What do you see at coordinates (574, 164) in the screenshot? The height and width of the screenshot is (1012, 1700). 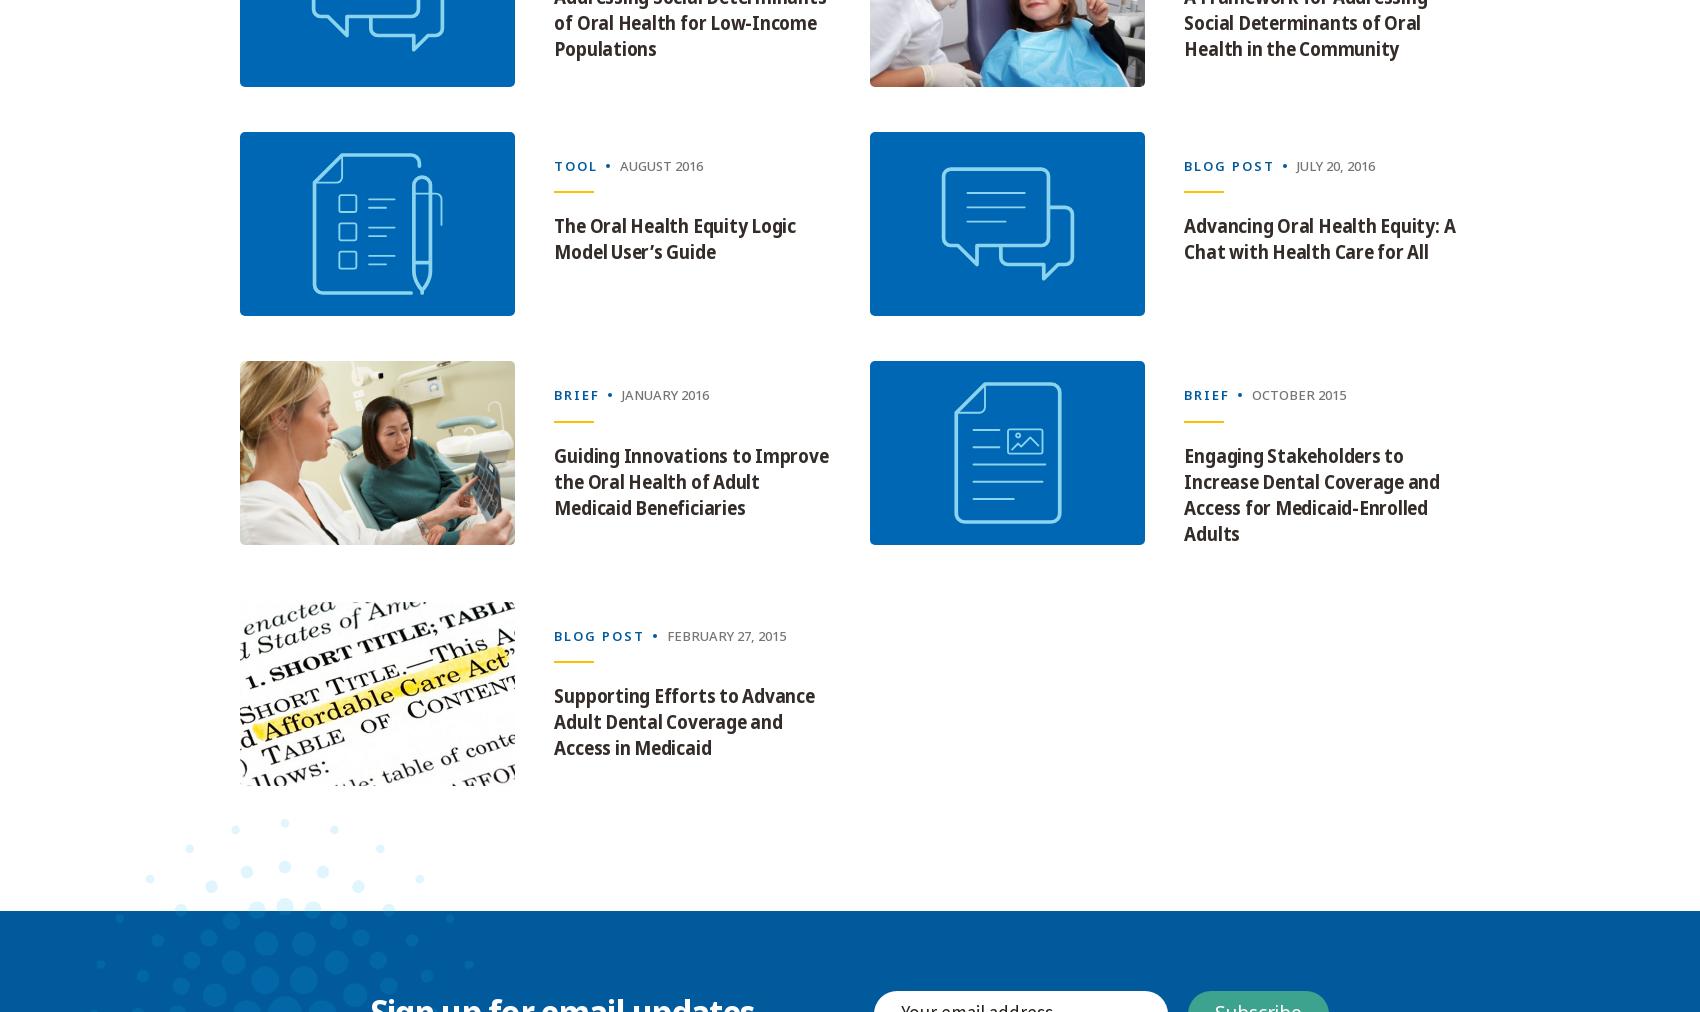 I see `'Tool'` at bounding box center [574, 164].